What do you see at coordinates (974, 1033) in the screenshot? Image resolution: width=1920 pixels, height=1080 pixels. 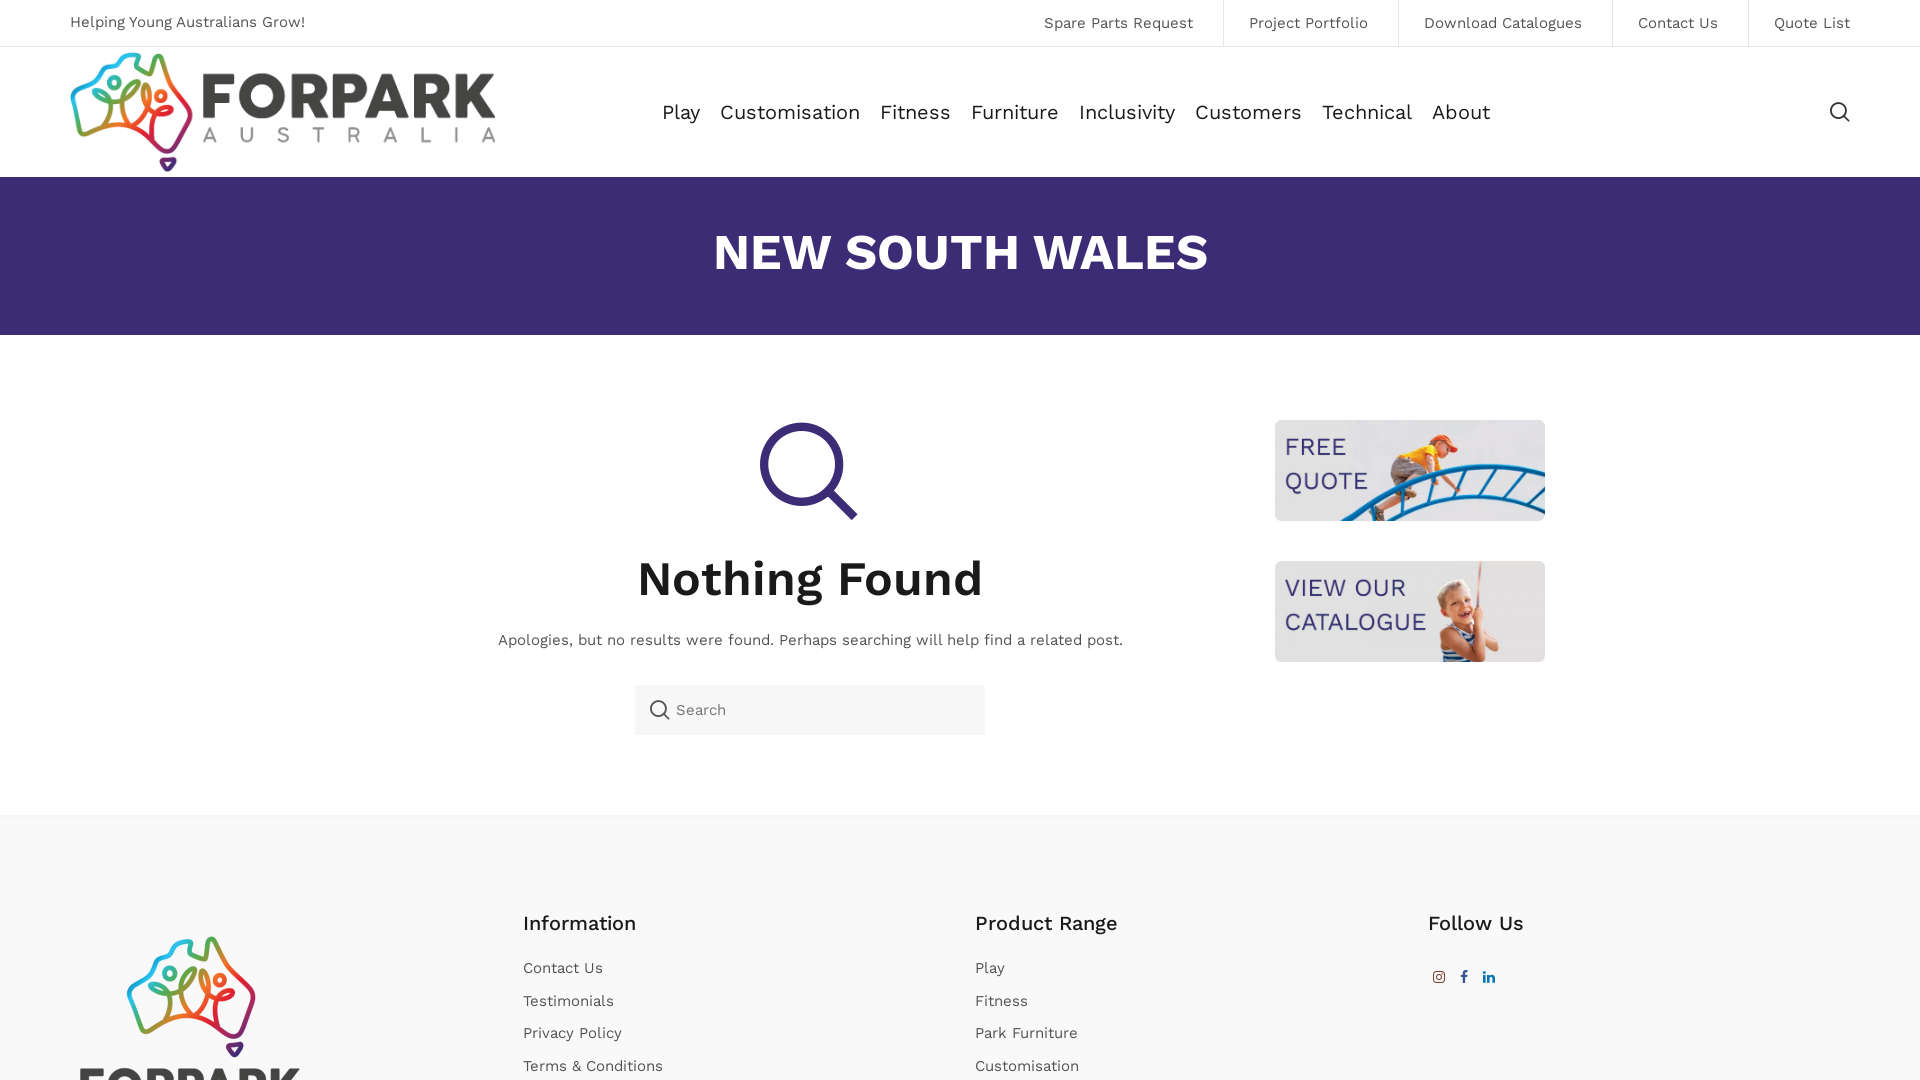 I see `'Park Furniture'` at bounding box center [974, 1033].